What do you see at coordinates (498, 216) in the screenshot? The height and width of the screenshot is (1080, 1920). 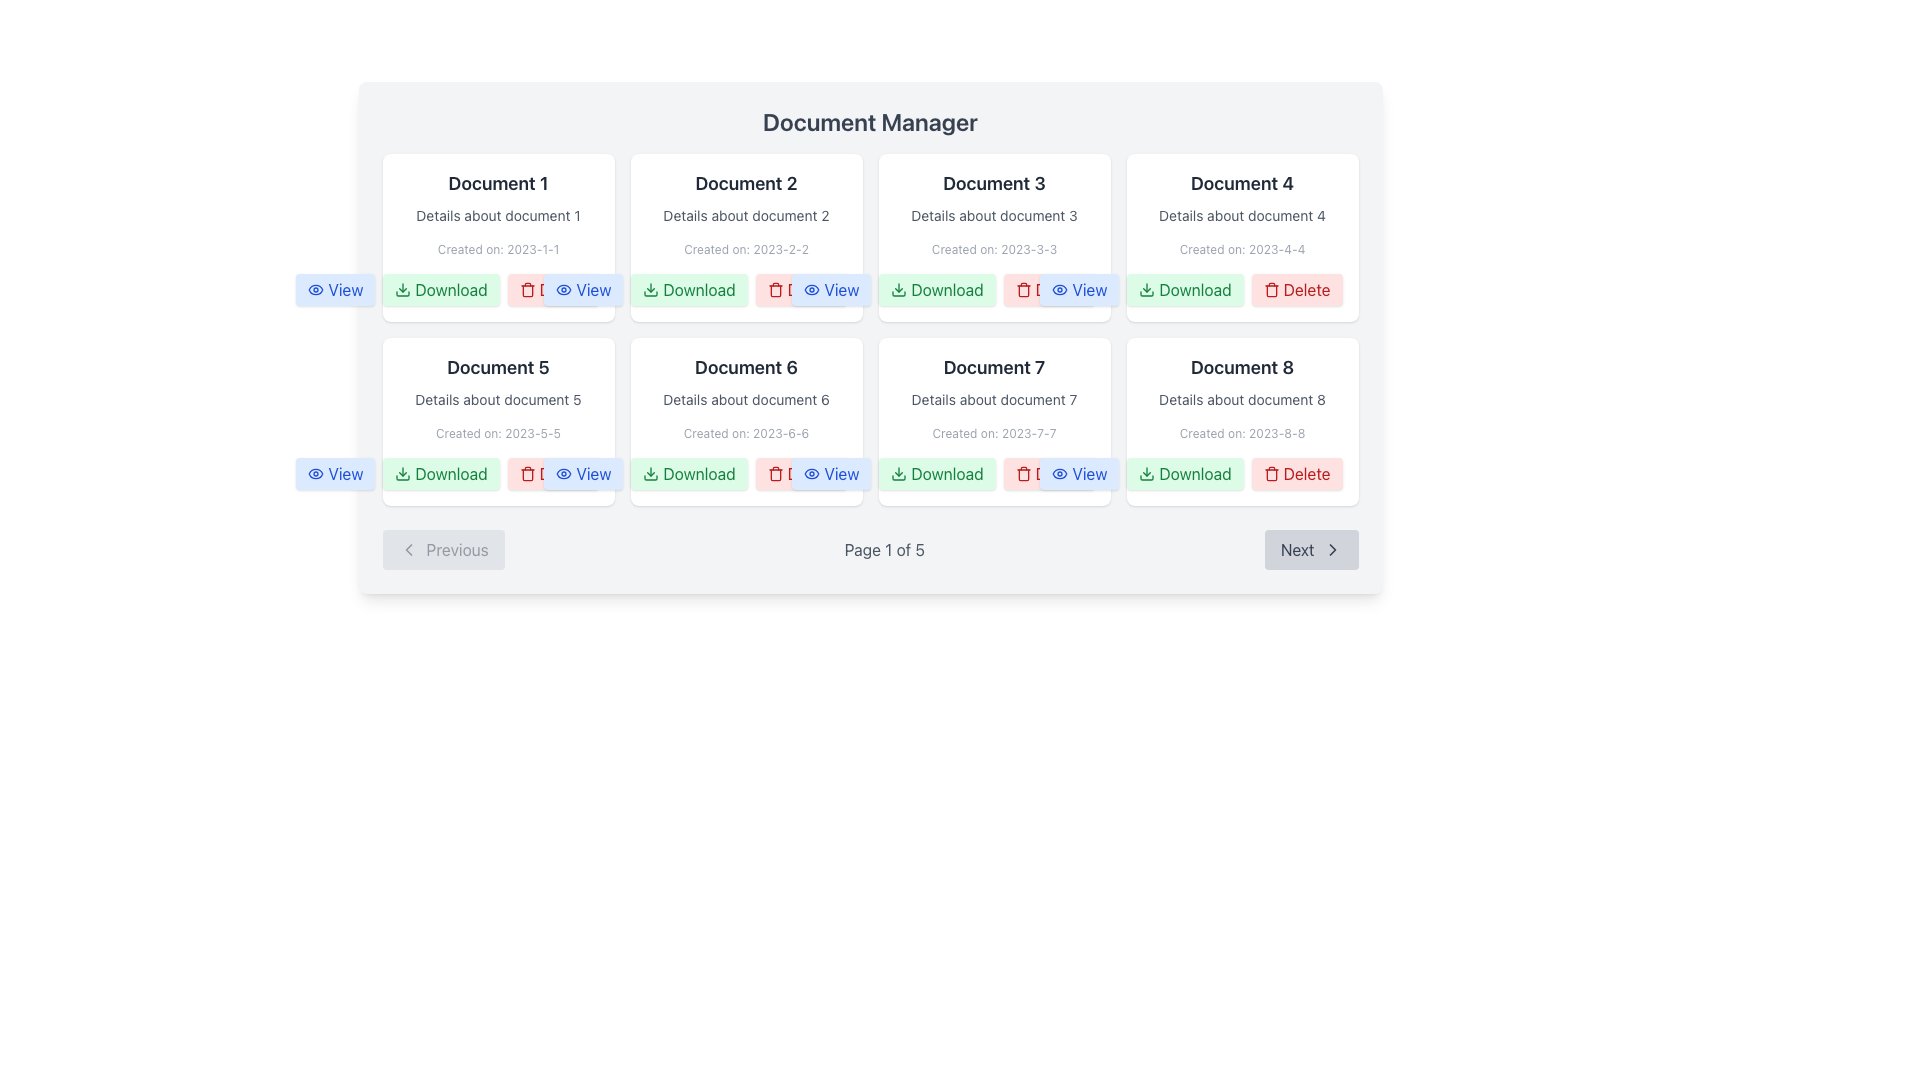 I see `the text label displaying 'Details about document 1', which is part of the first document card in a grid layout, positioned below the header 'Document 1'` at bounding box center [498, 216].